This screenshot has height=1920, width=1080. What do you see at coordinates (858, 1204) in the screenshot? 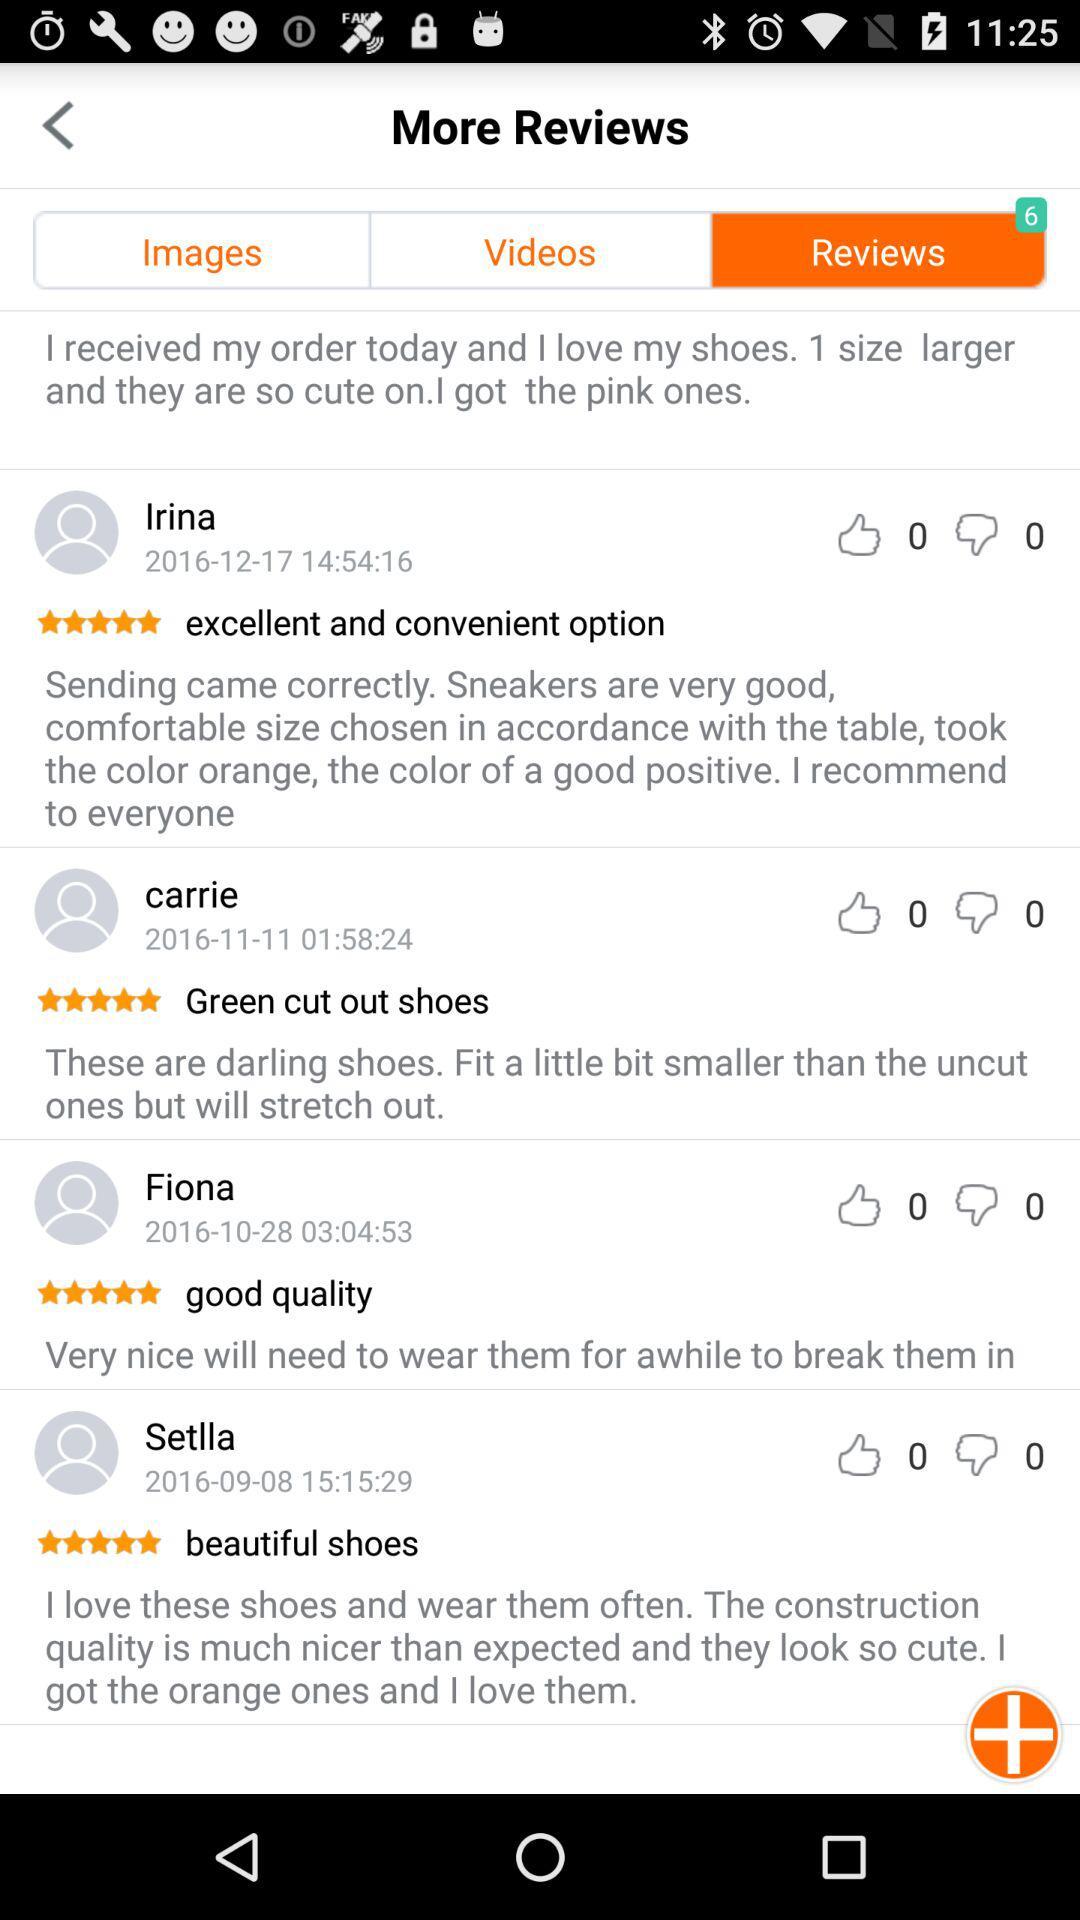
I see `like review` at bounding box center [858, 1204].